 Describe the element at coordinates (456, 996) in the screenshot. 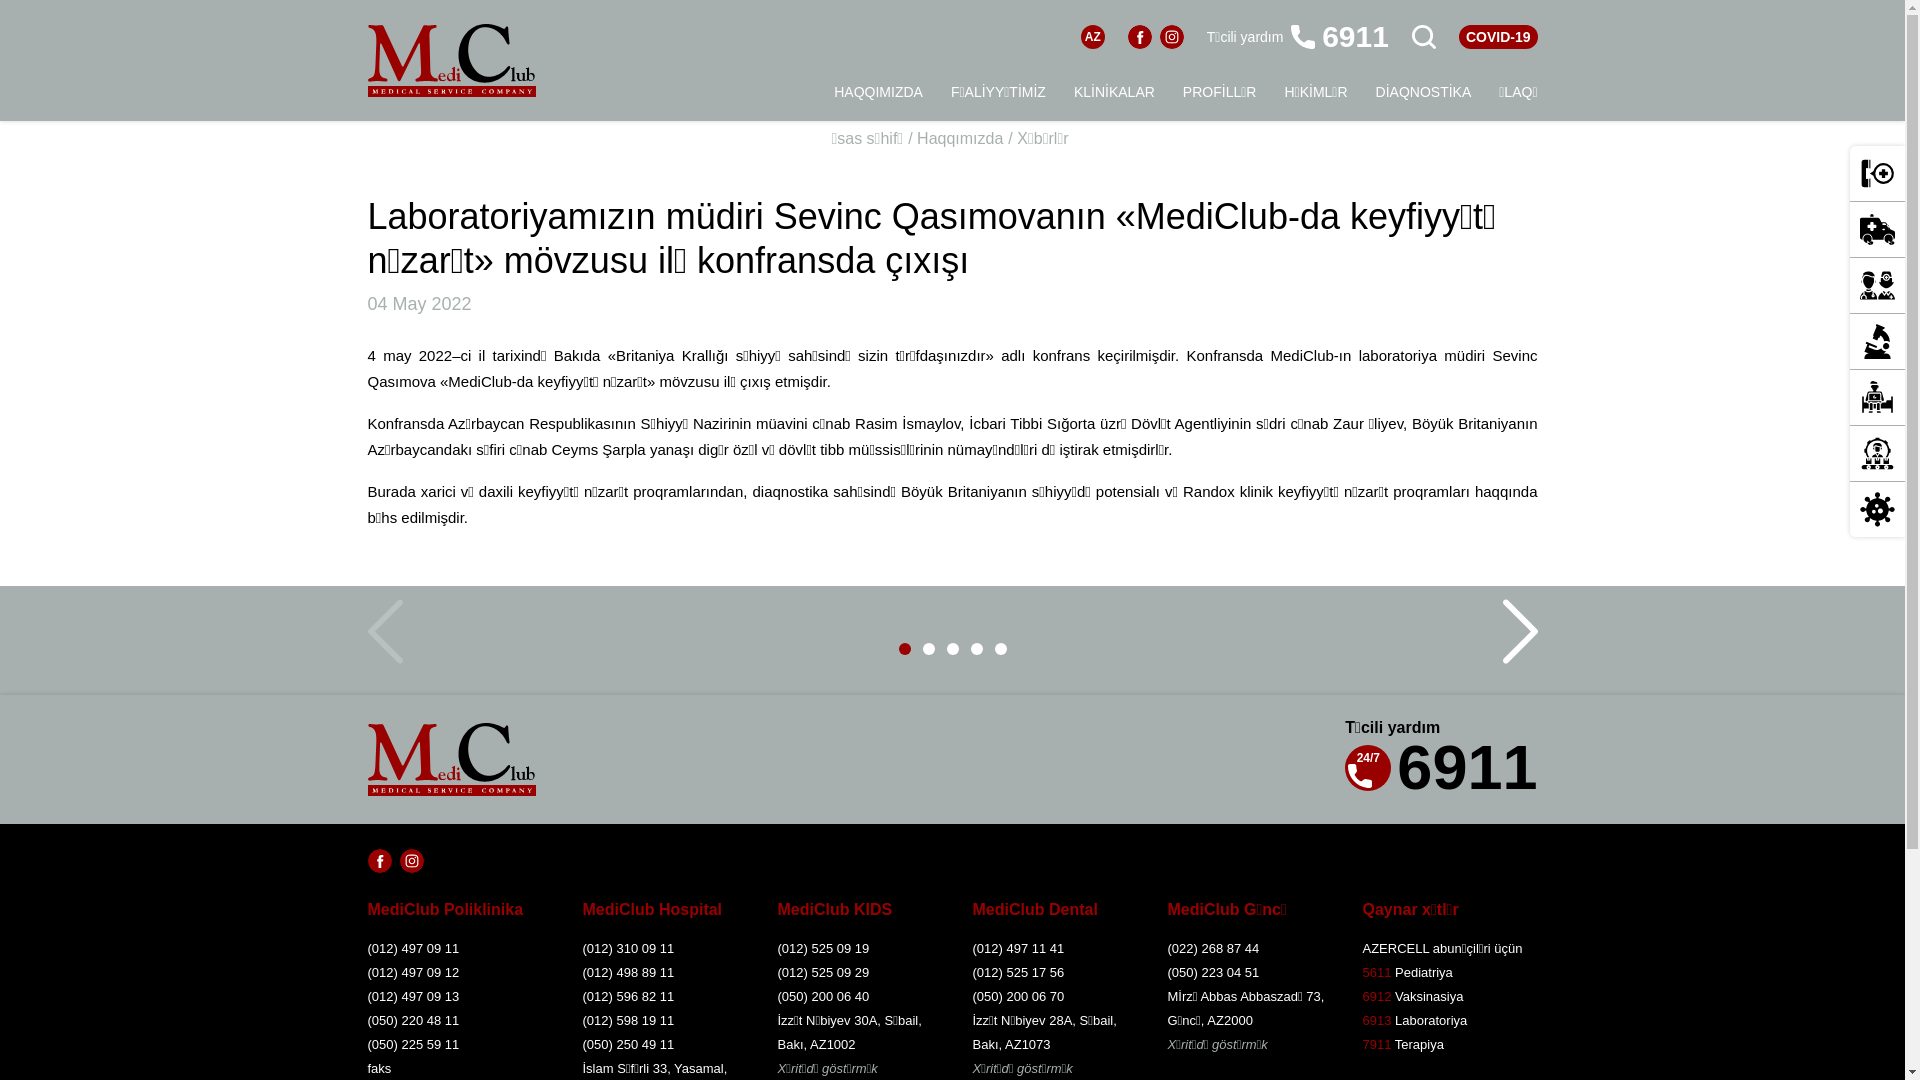

I see `'(012) 497 09 13'` at that location.